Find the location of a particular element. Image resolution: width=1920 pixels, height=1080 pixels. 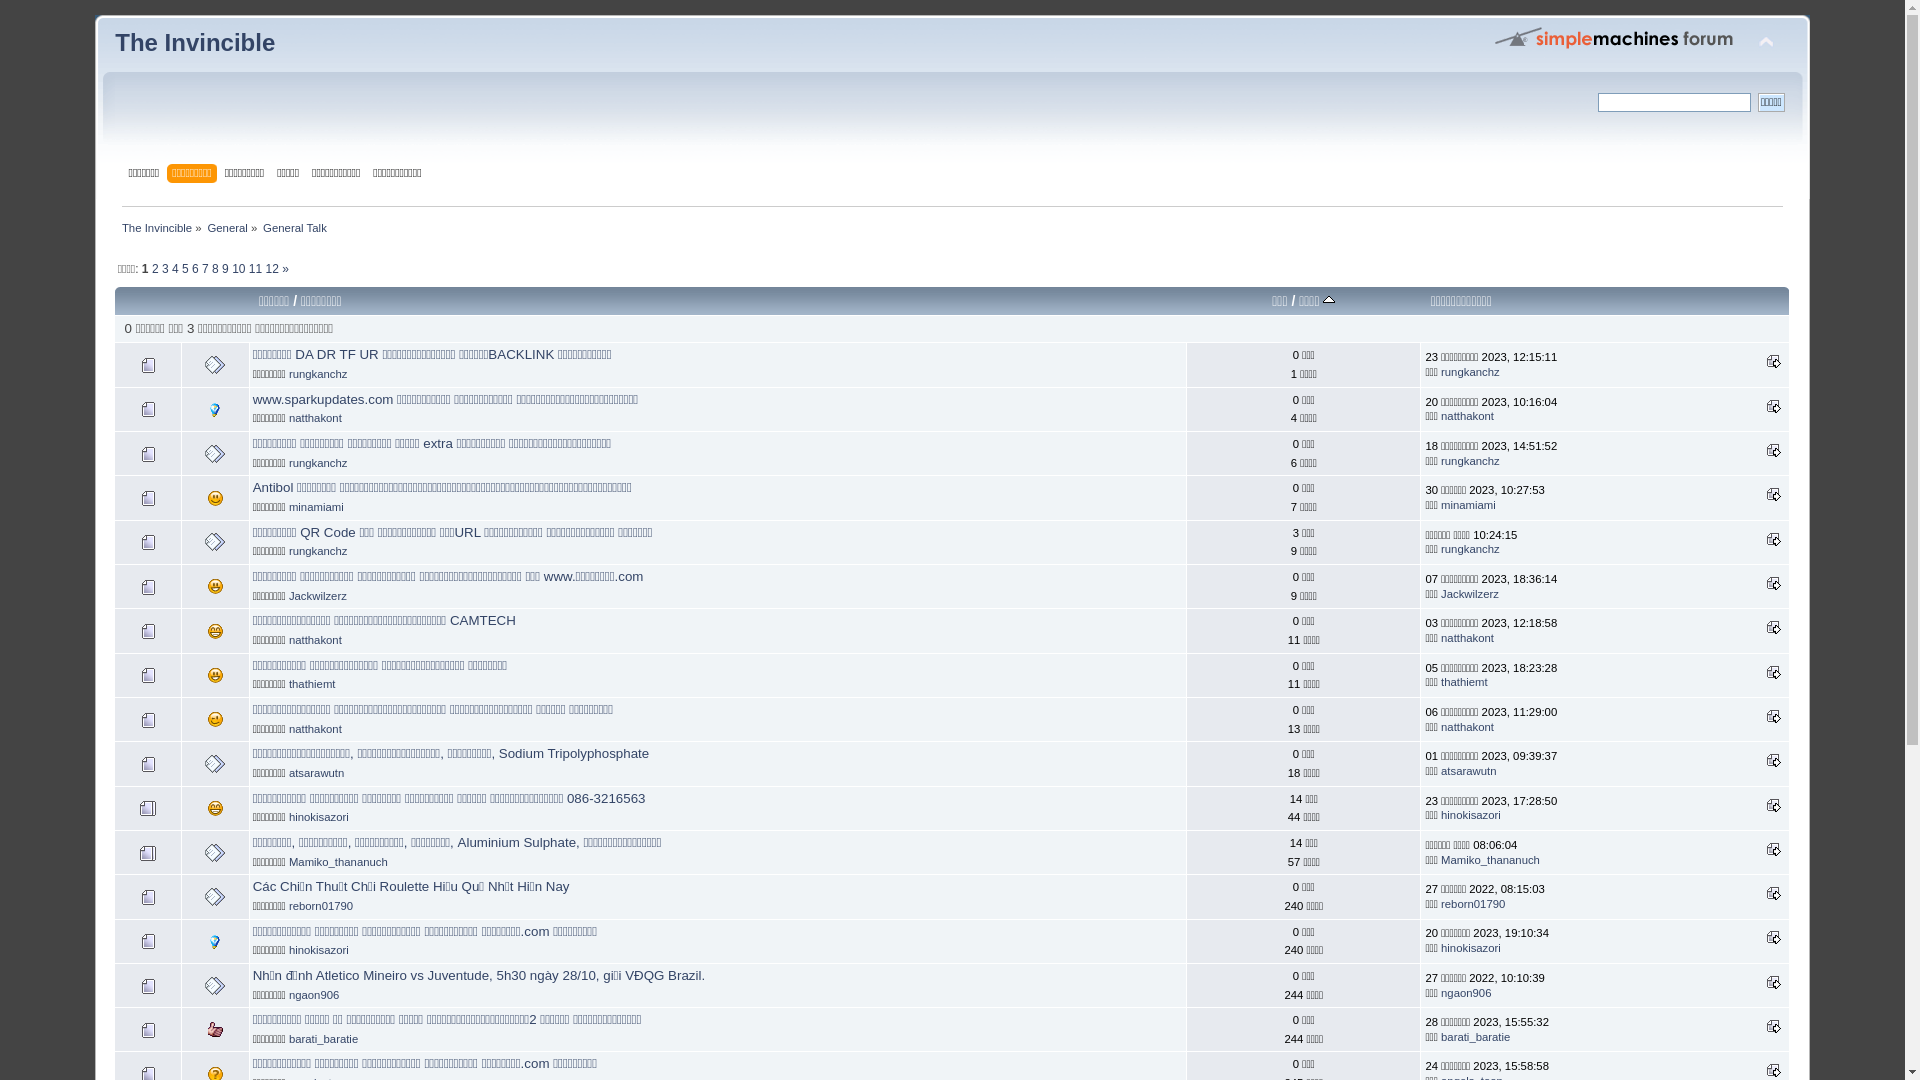

'5' is located at coordinates (185, 268).